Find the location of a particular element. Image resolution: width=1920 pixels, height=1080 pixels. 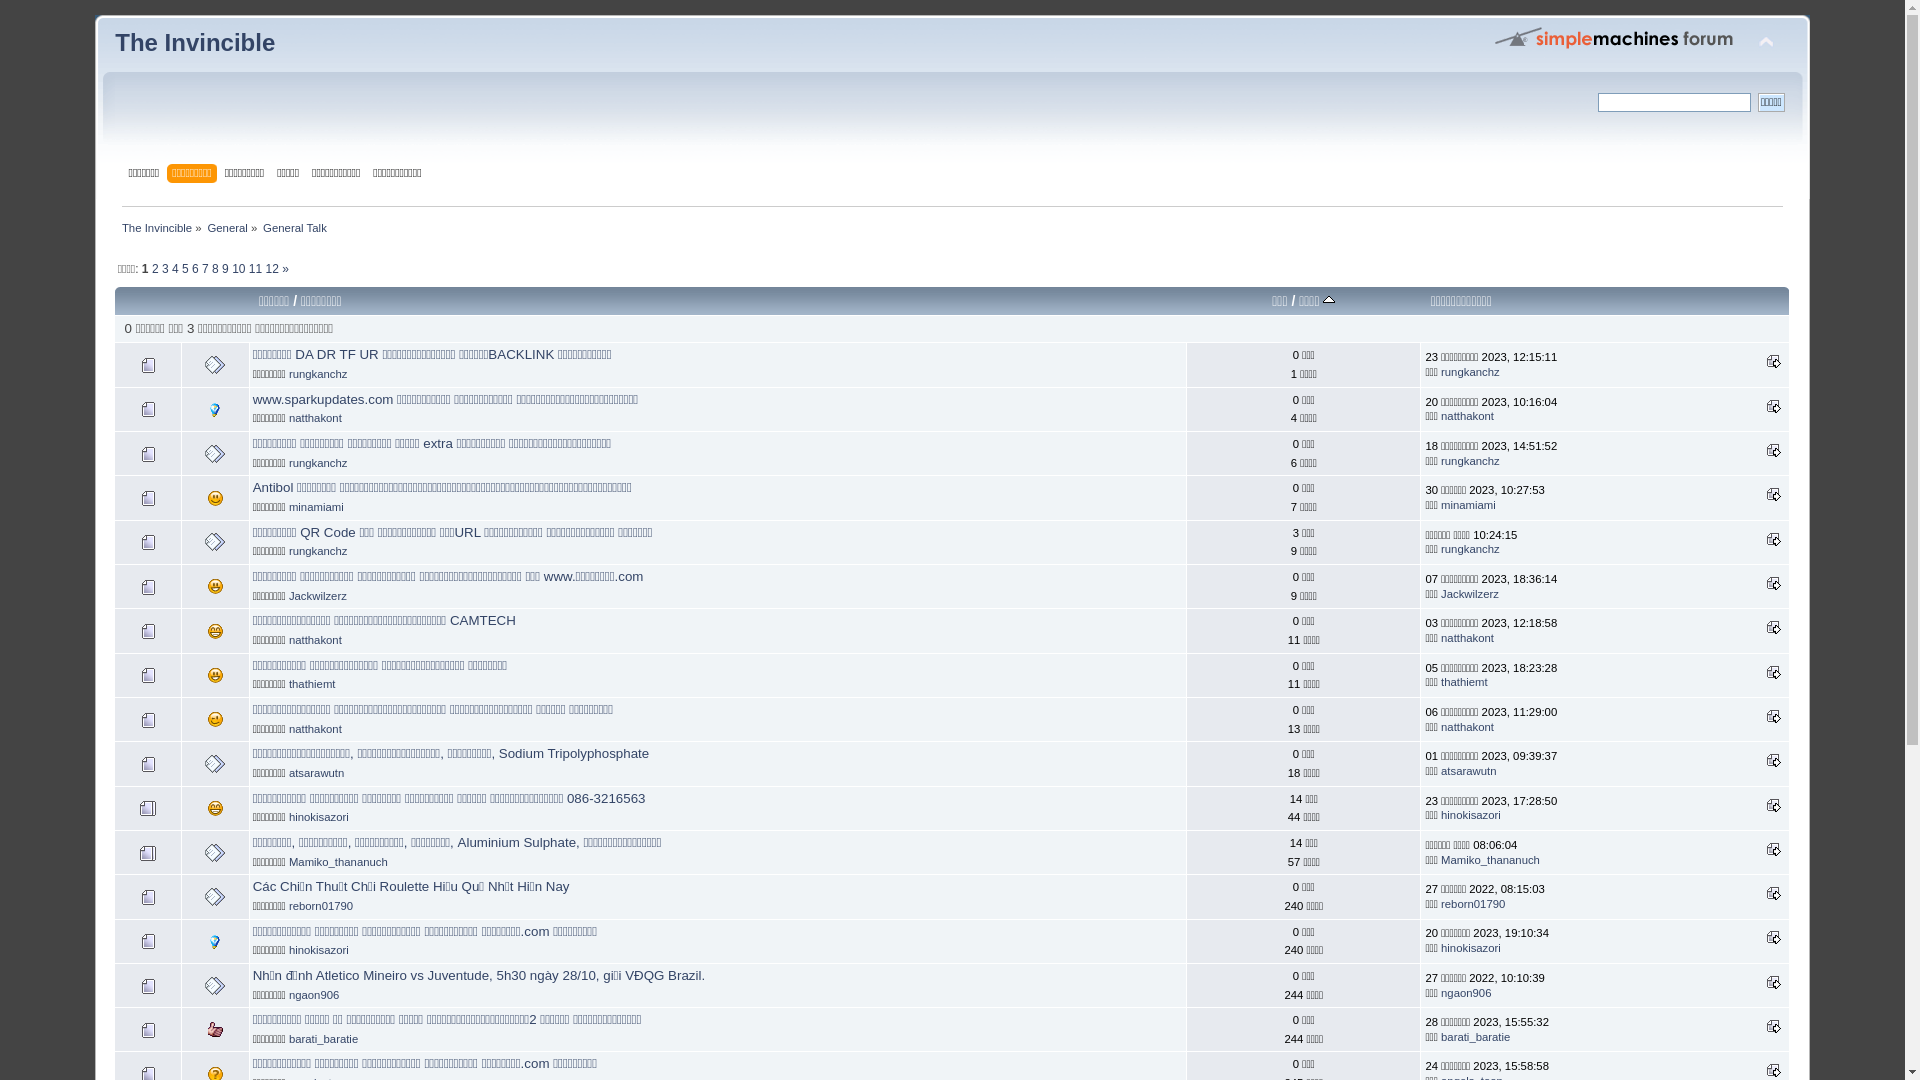

'5' is located at coordinates (185, 268).